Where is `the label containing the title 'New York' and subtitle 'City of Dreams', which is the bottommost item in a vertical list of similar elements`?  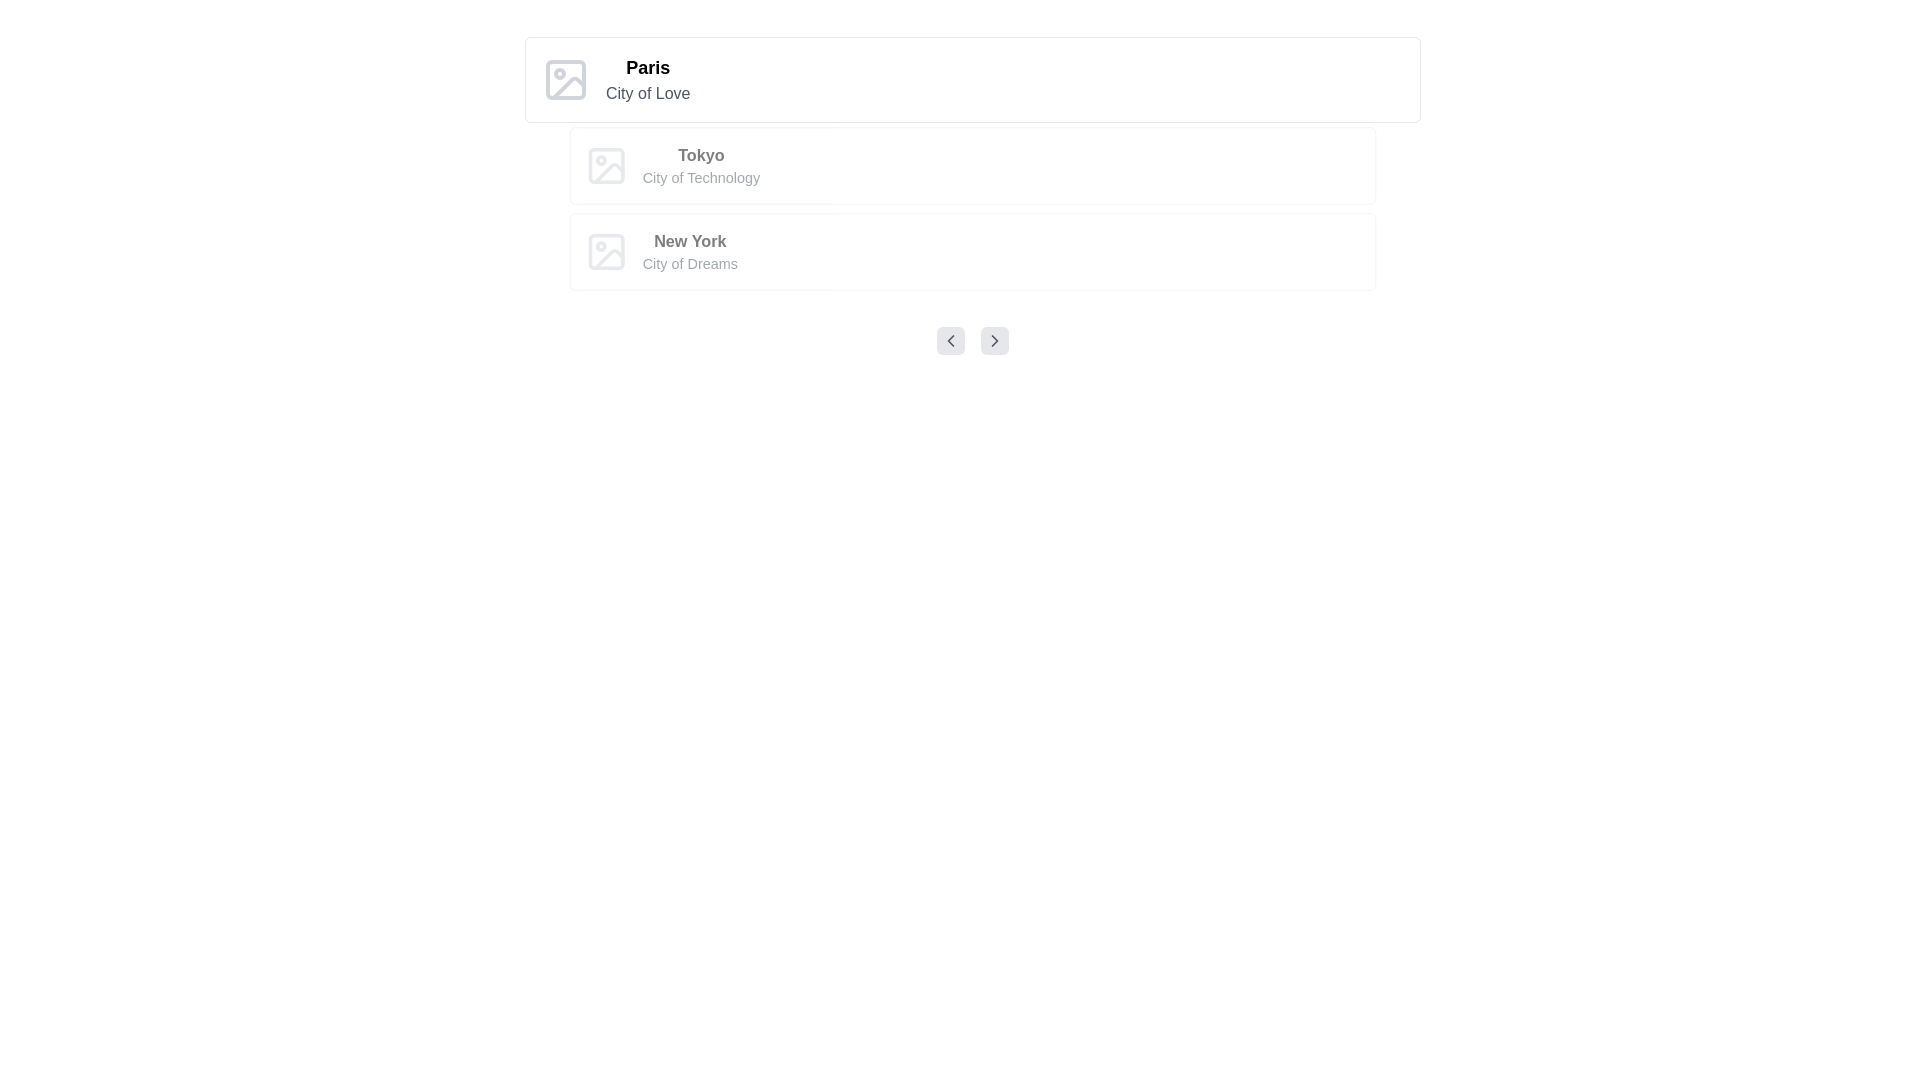 the label containing the title 'New York' and subtitle 'City of Dreams', which is the bottommost item in a vertical list of similar elements is located at coordinates (690, 250).